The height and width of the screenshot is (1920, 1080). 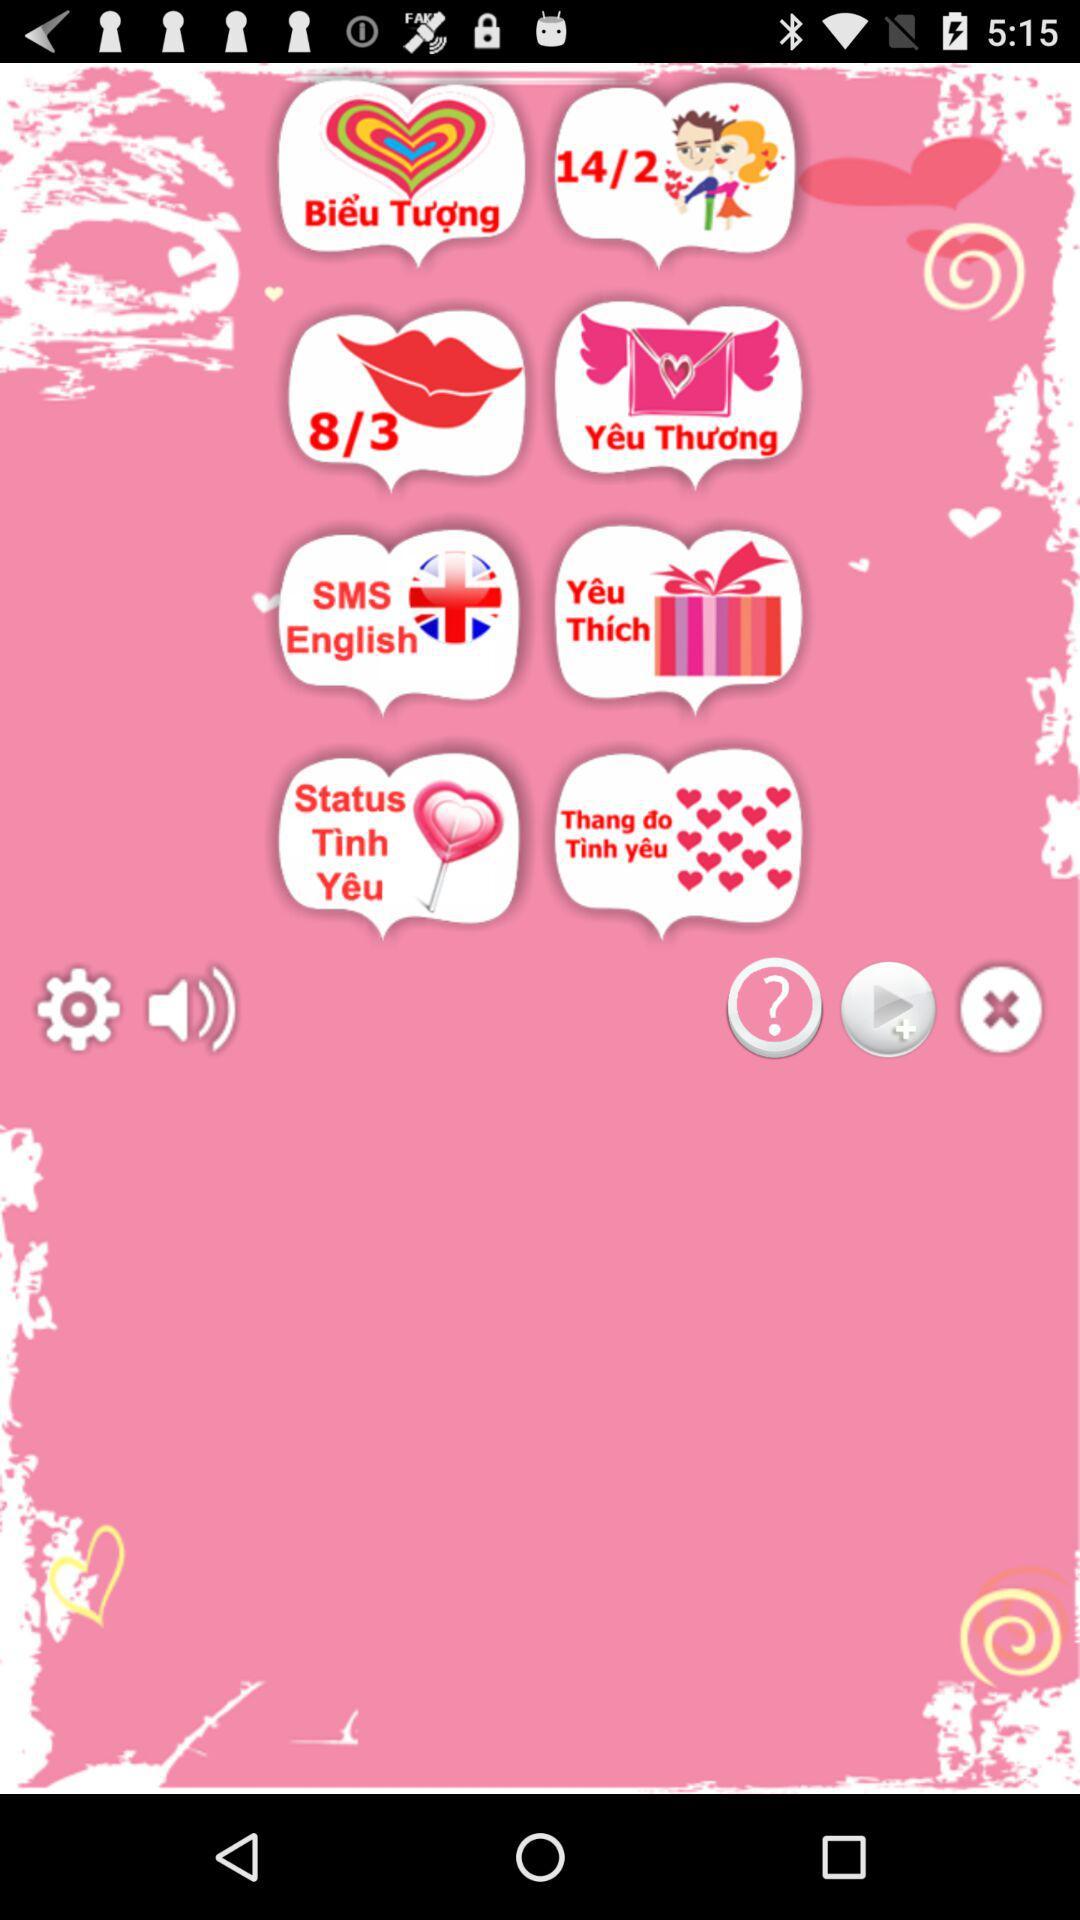 What do you see at coordinates (77, 1009) in the screenshot?
I see `setting box` at bounding box center [77, 1009].